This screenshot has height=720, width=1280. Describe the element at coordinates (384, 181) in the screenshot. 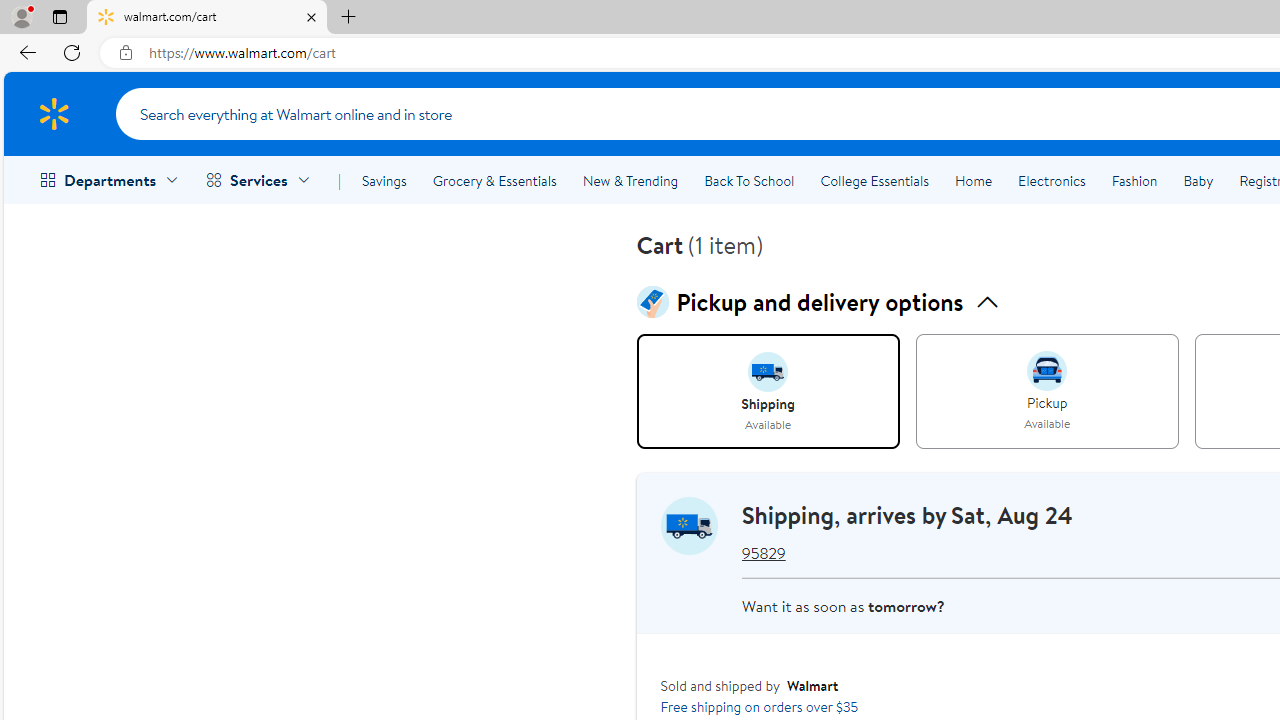

I see `'Savings'` at that location.